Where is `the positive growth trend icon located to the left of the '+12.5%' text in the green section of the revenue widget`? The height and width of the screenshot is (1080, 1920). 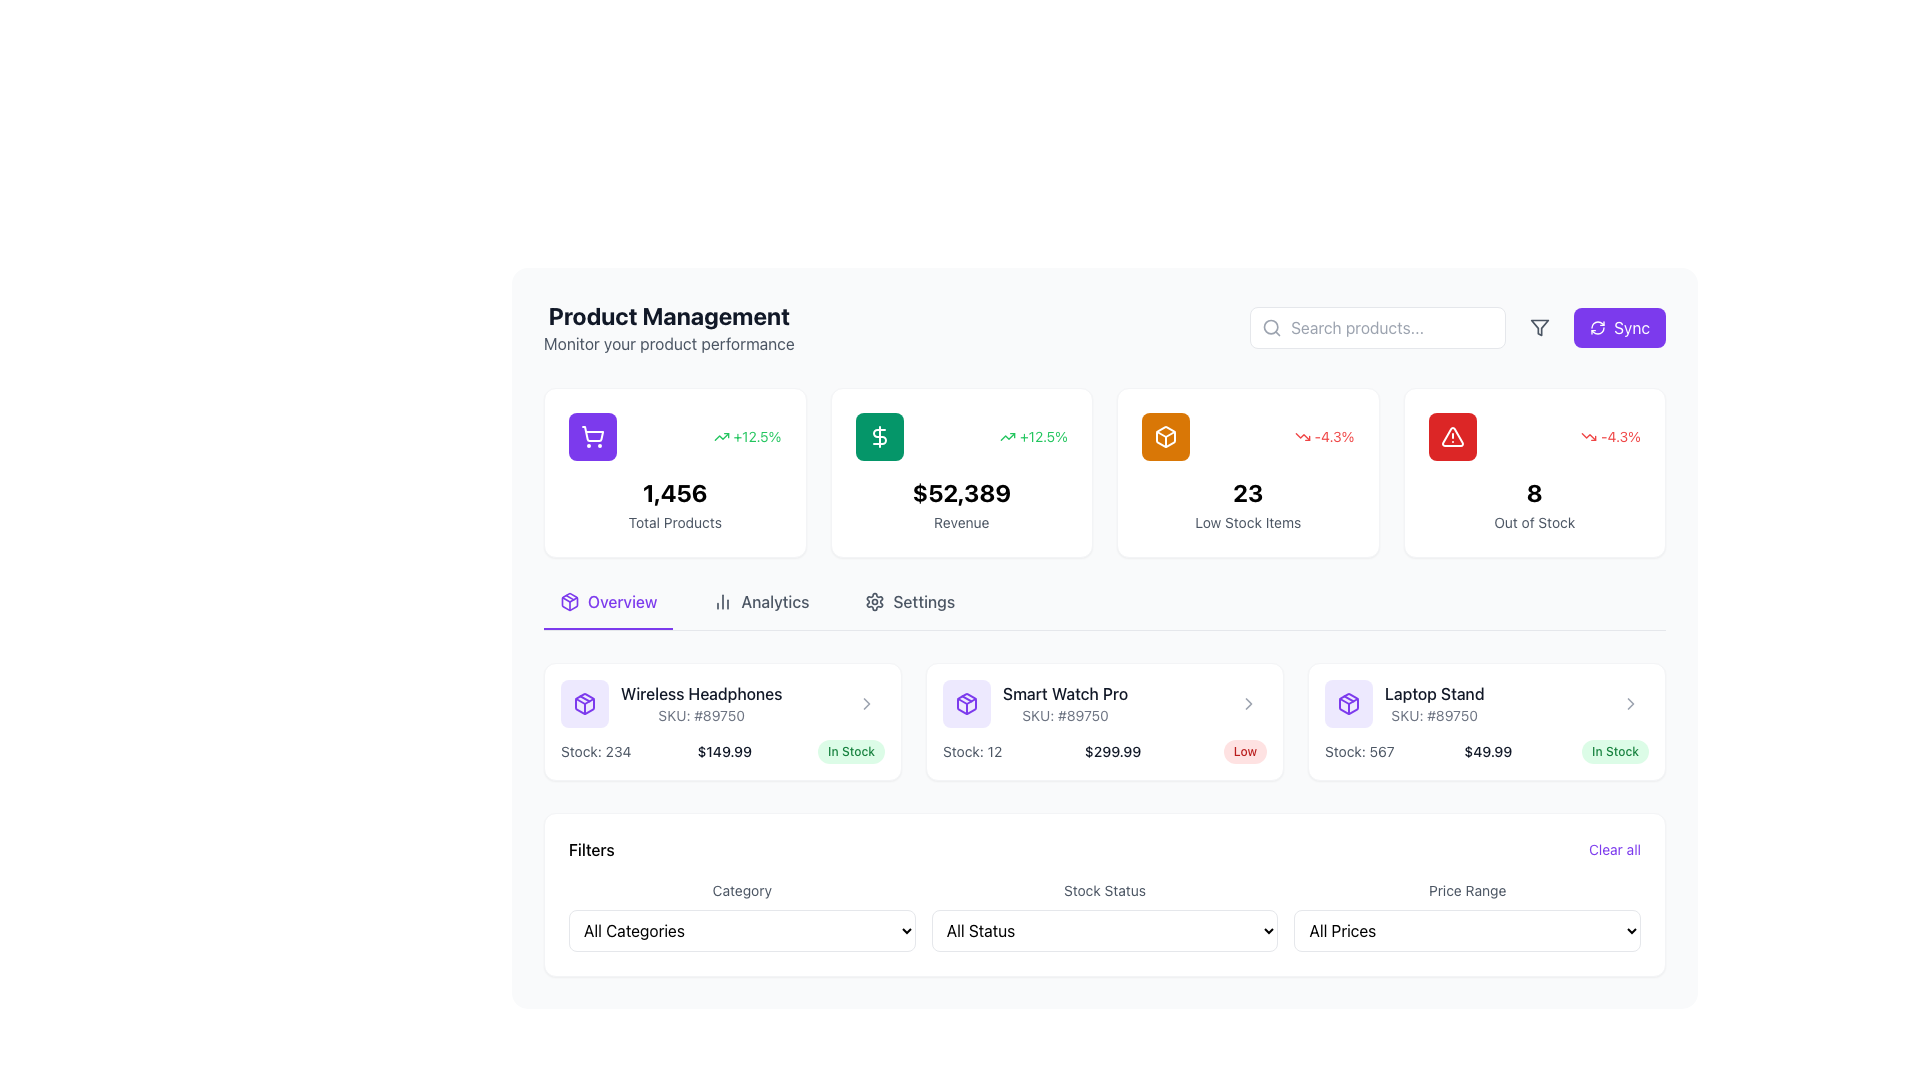 the positive growth trend icon located to the left of the '+12.5%' text in the green section of the revenue widget is located at coordinates (720, 435).